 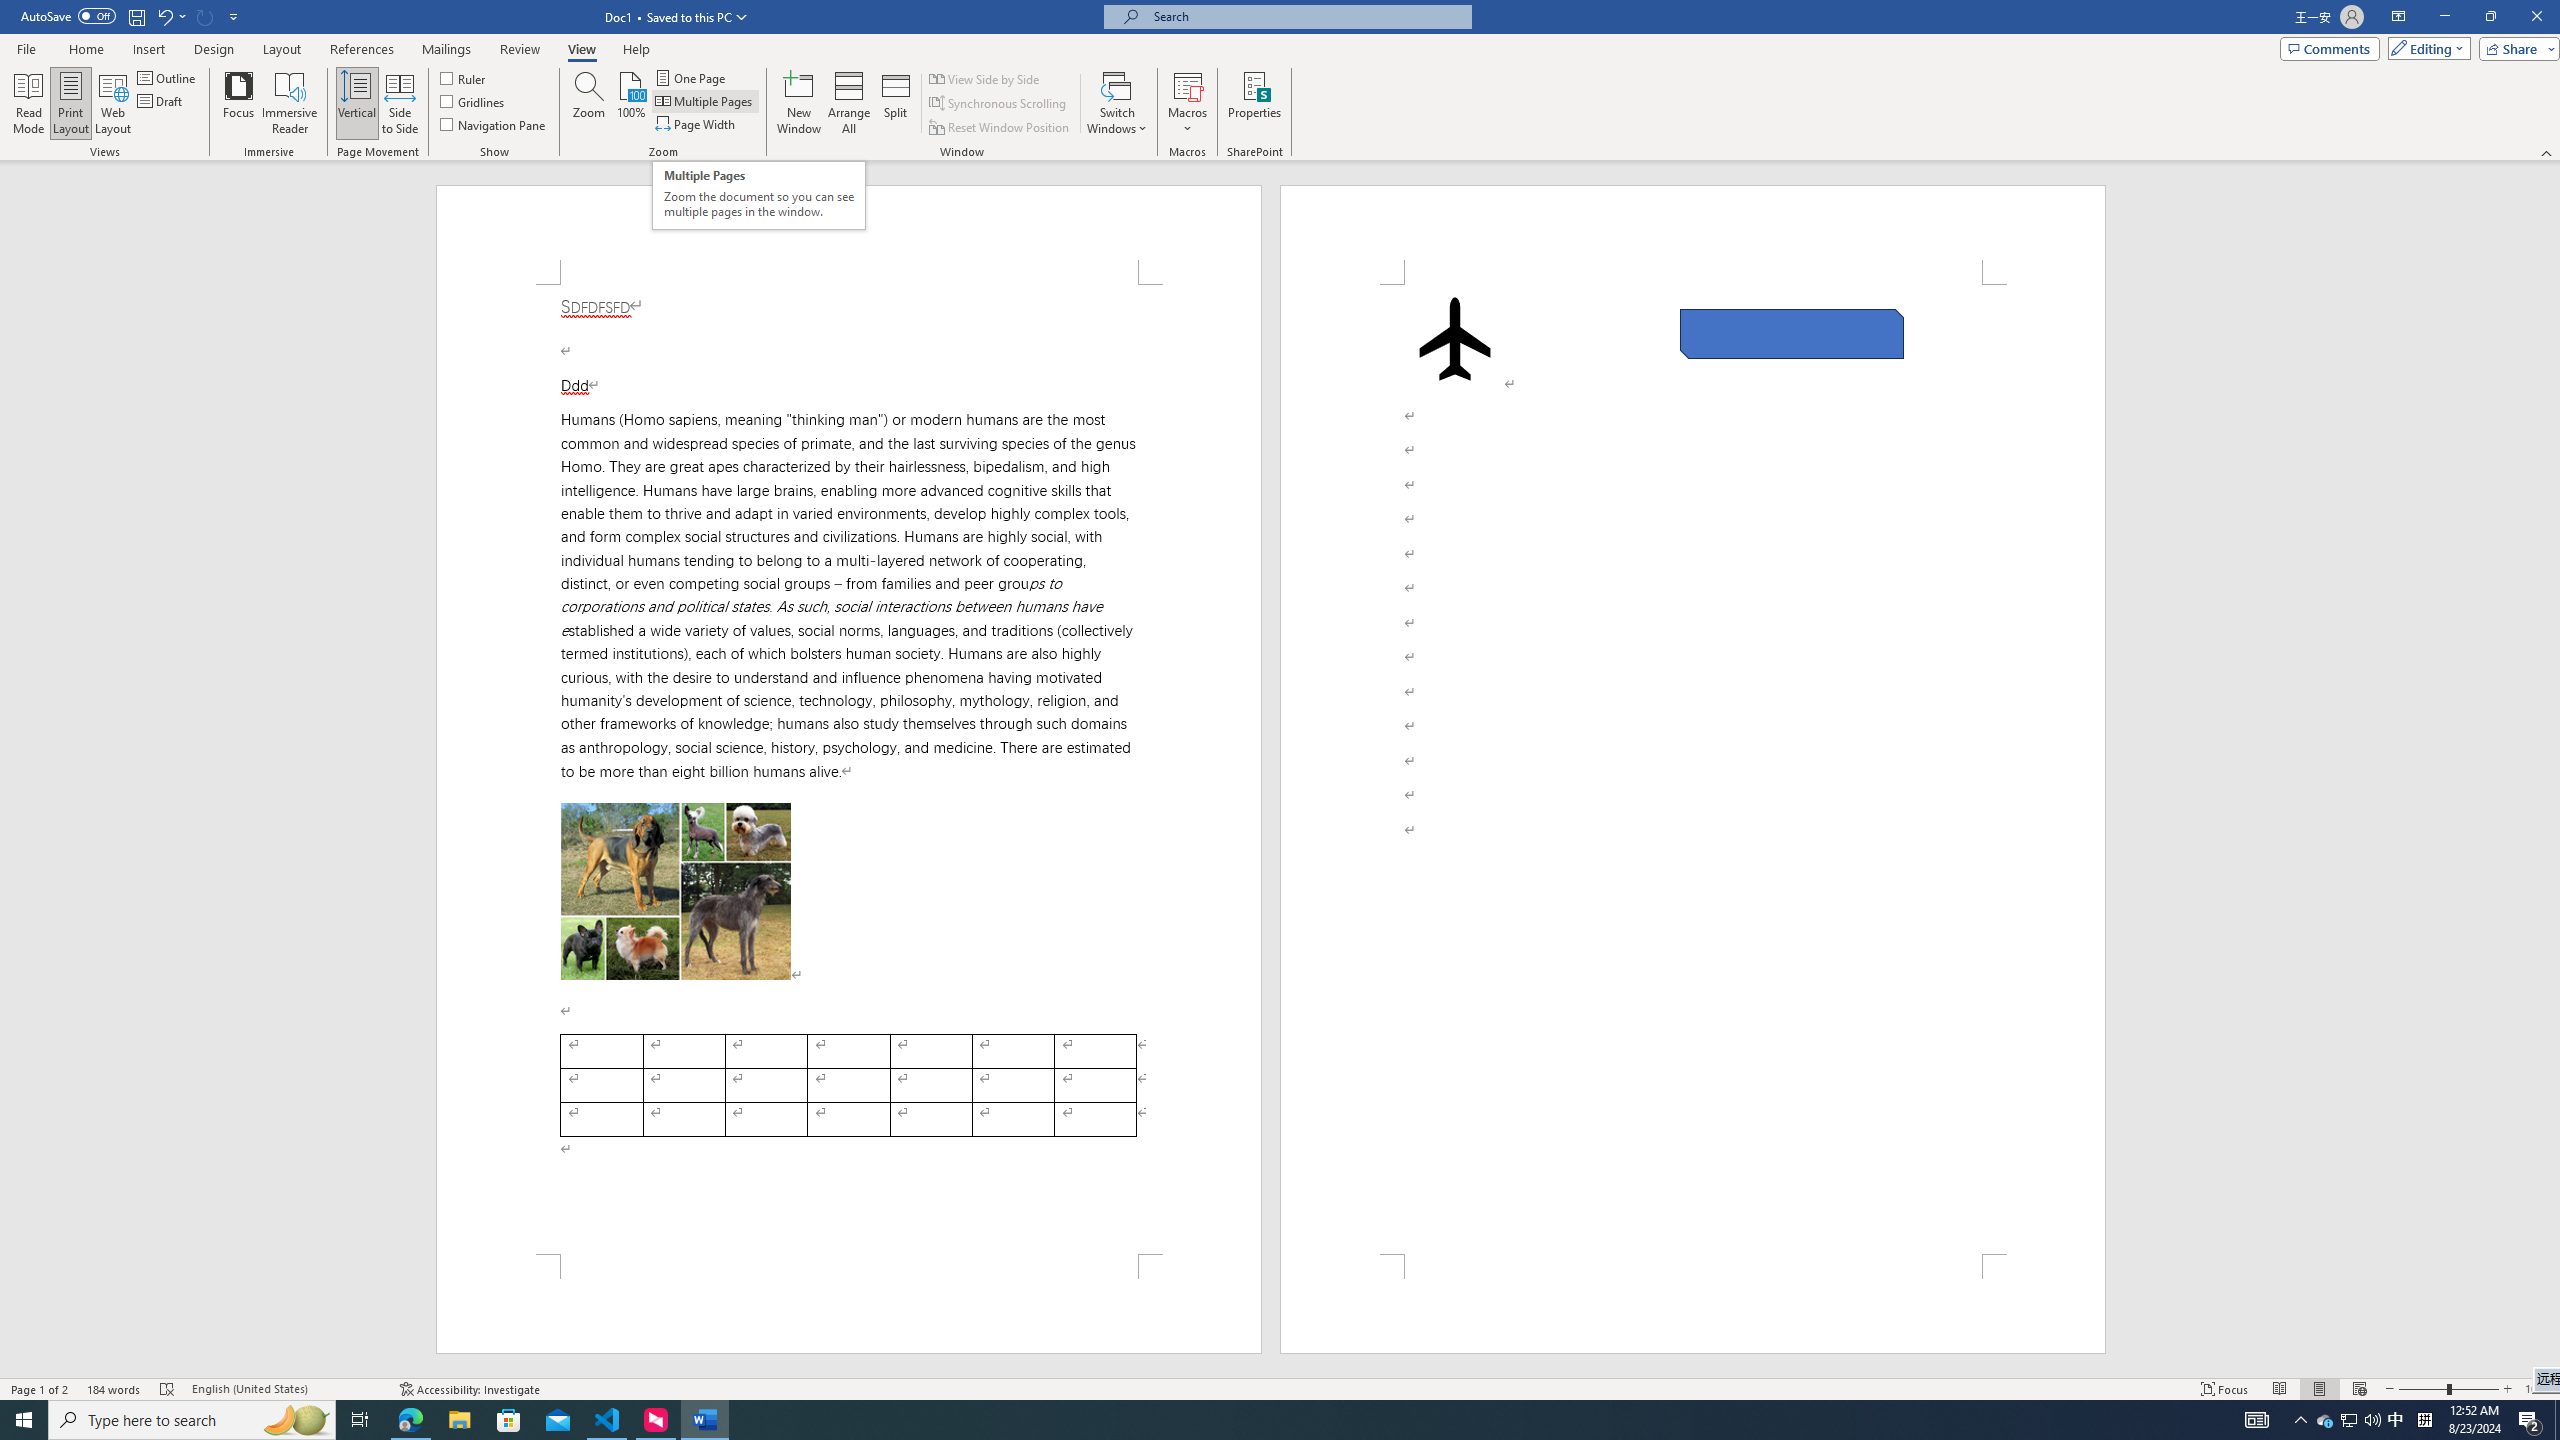 I want to click on 'Immersive Reader', so click(x=289, y=103).